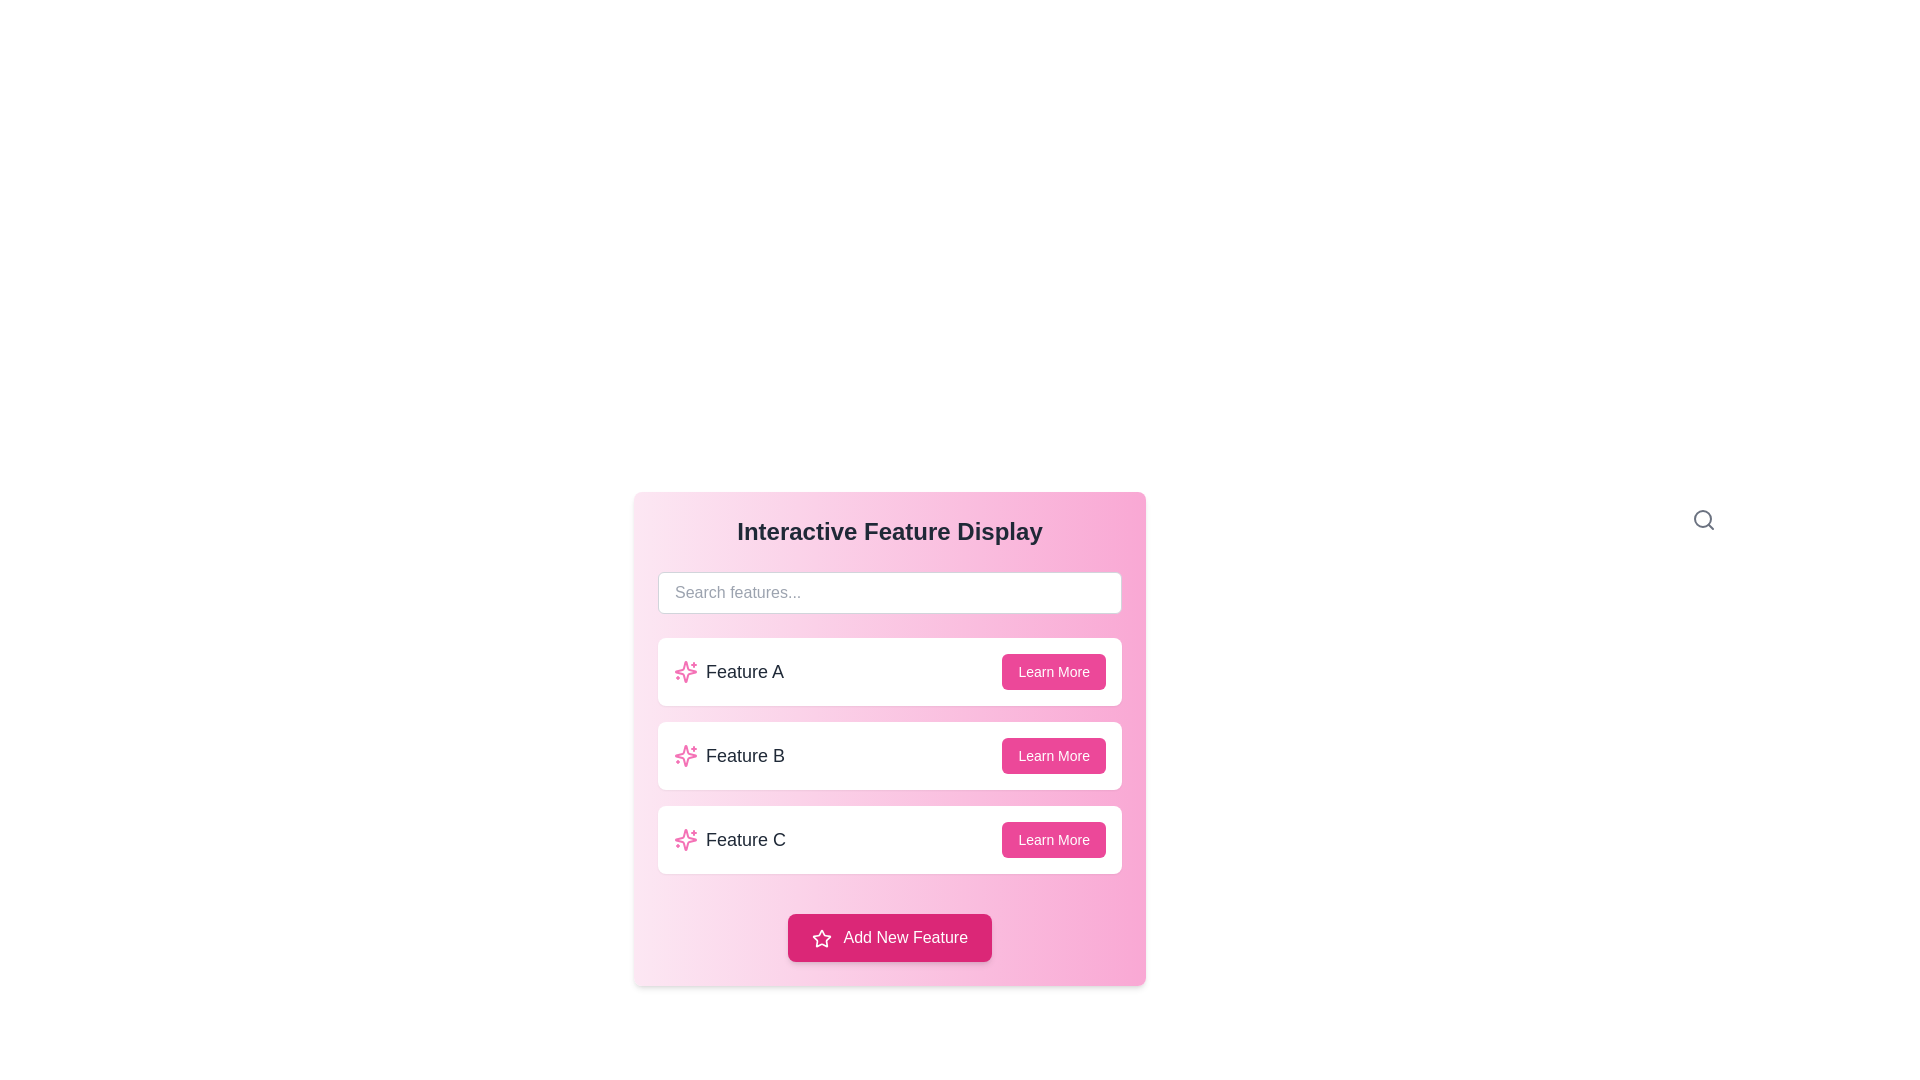 This screenshot has height=1080, width=1920. Describe the element at coordinates (888, 937) in the screenshot. I see `the rectangular button with a pink background labeled 'Add New Feature'` at that location.